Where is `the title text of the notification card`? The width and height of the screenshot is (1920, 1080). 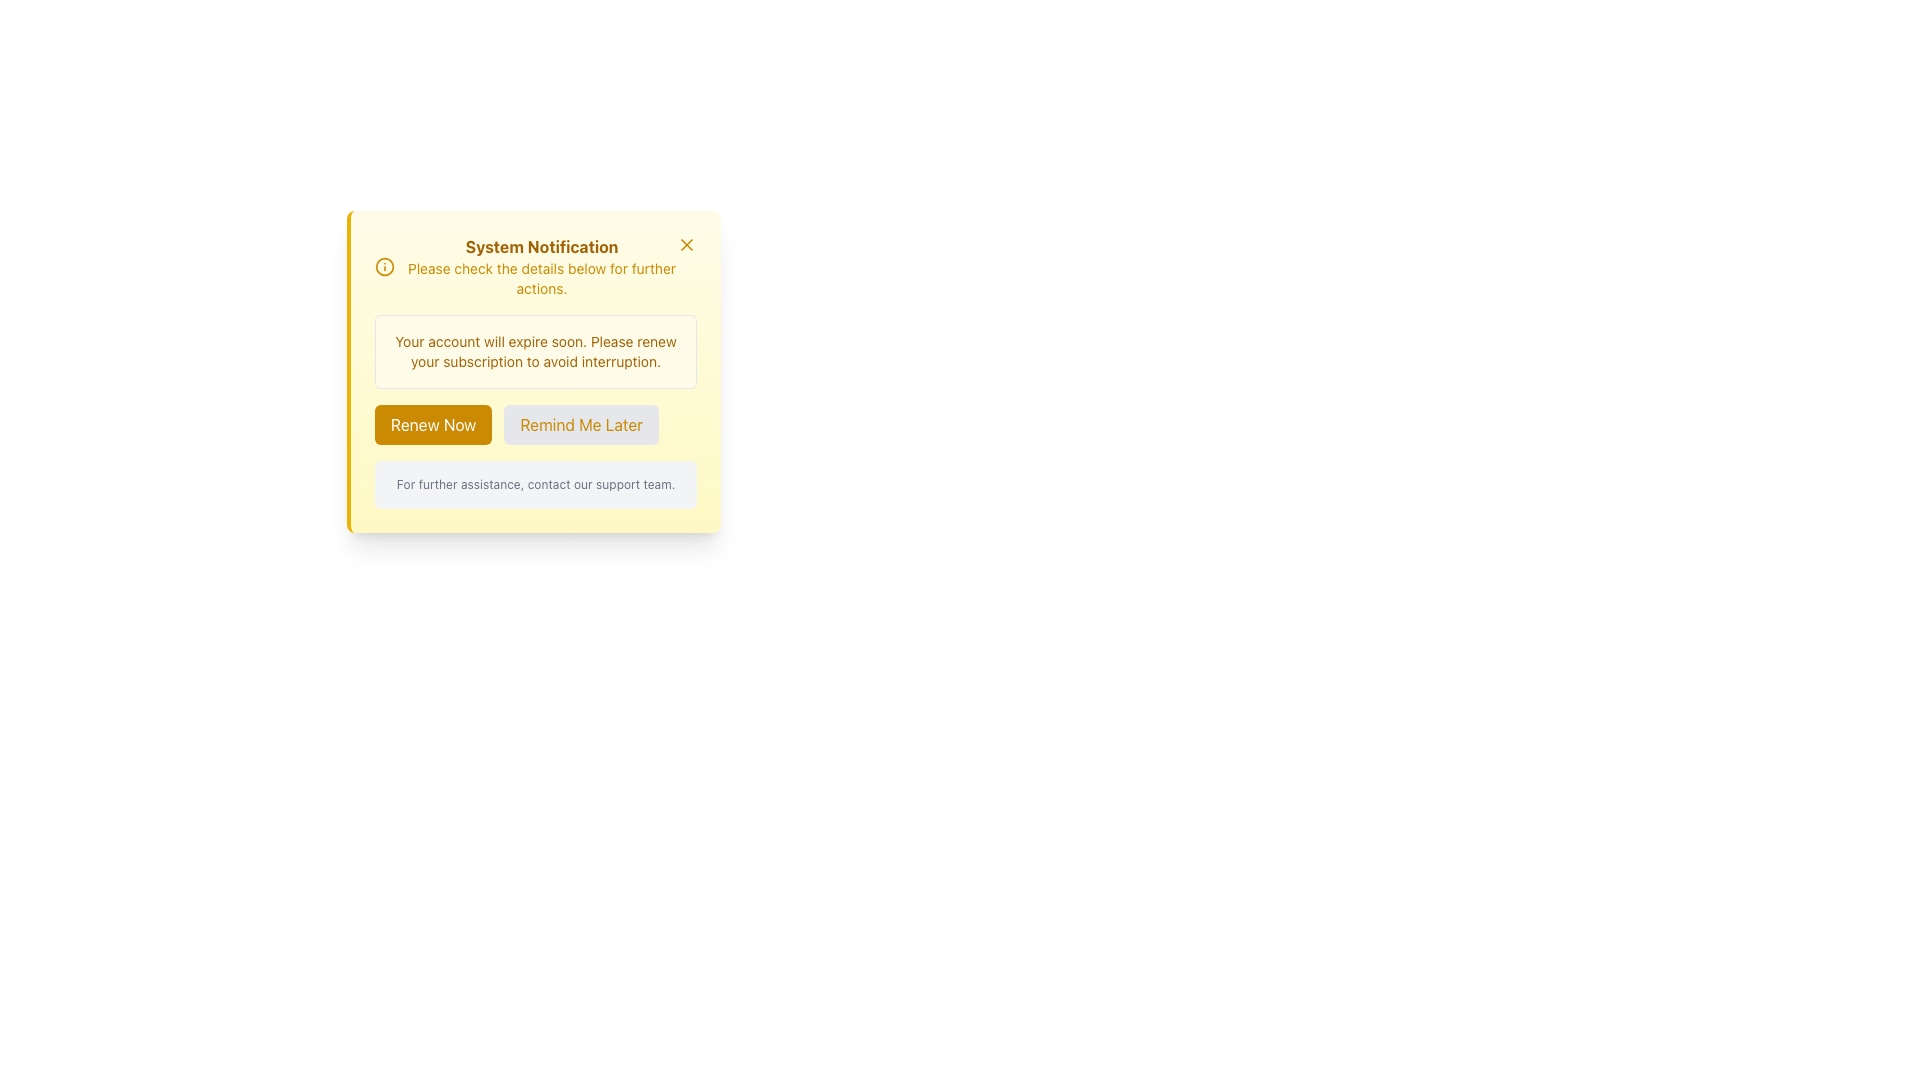 the title text of the notification card is located at coordinates (542, 245).